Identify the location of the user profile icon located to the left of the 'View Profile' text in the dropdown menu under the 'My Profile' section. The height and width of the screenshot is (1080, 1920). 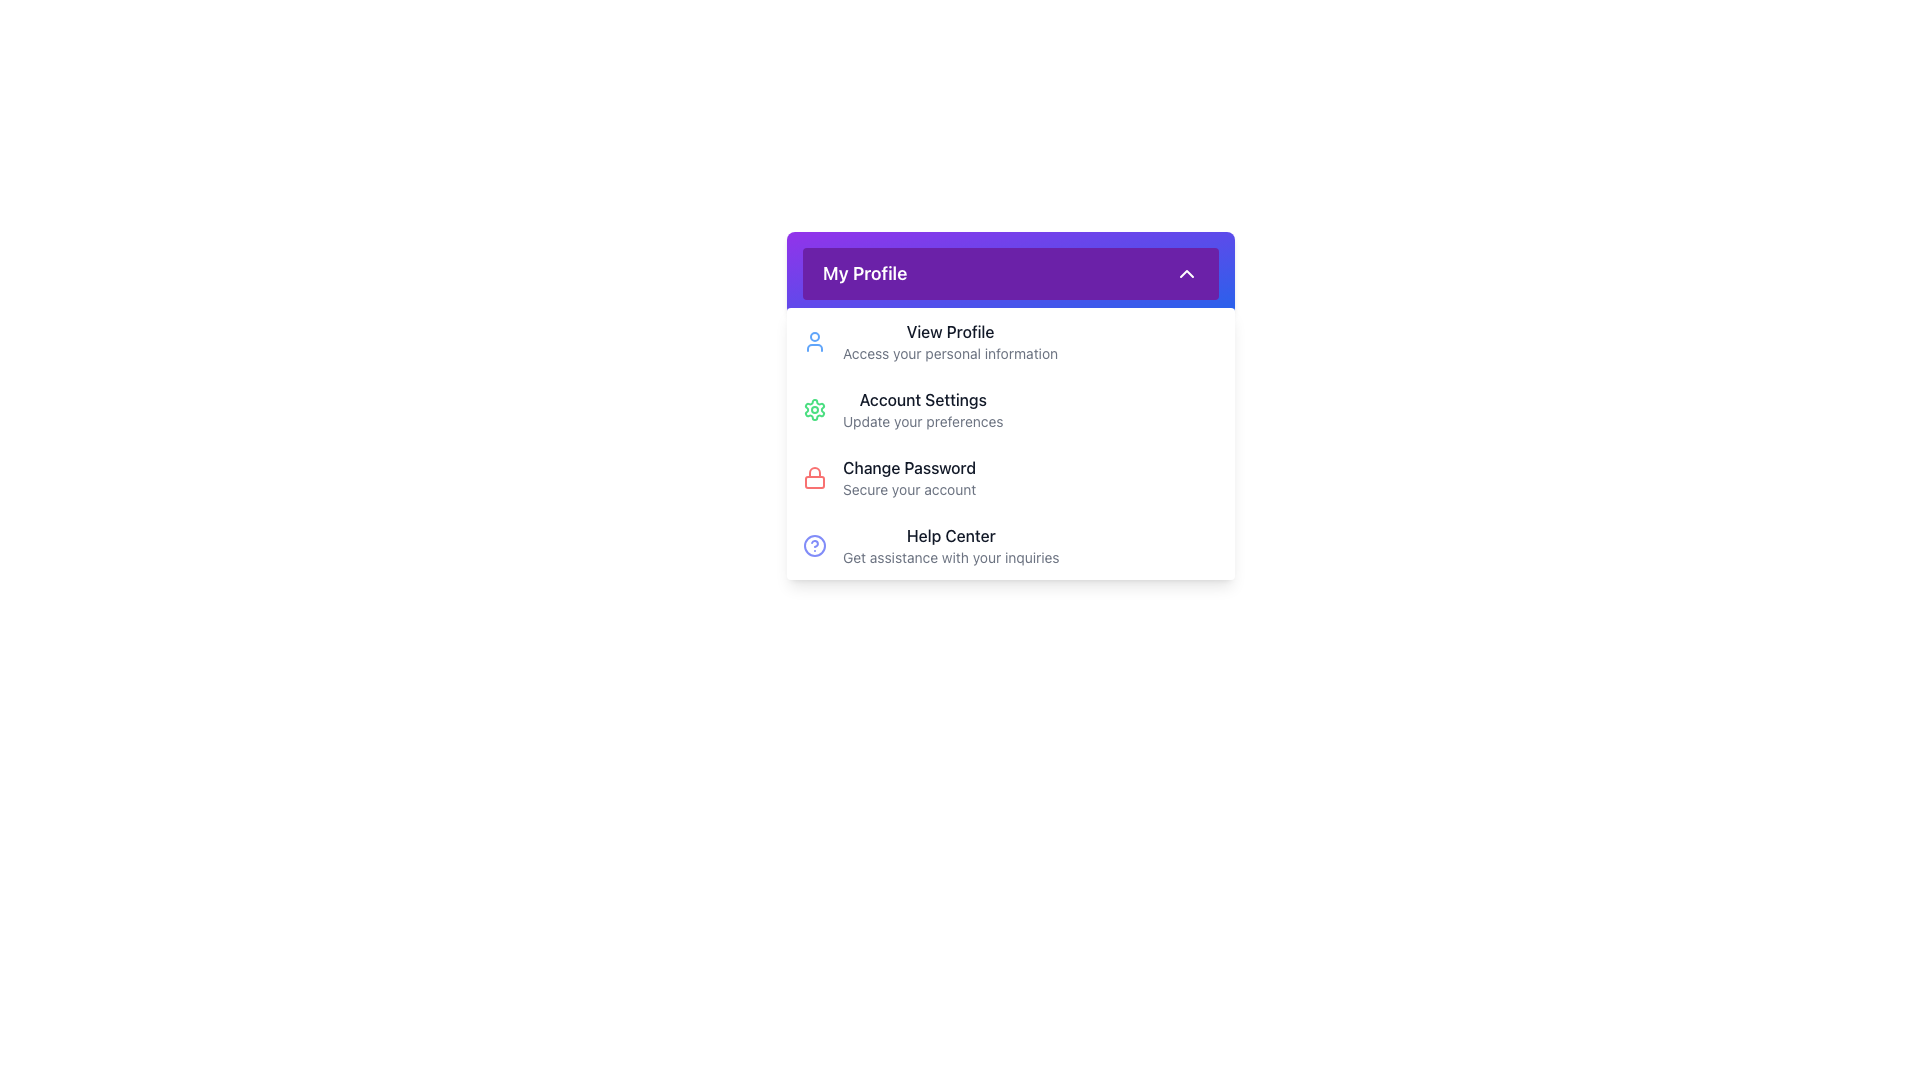
(815, 341).